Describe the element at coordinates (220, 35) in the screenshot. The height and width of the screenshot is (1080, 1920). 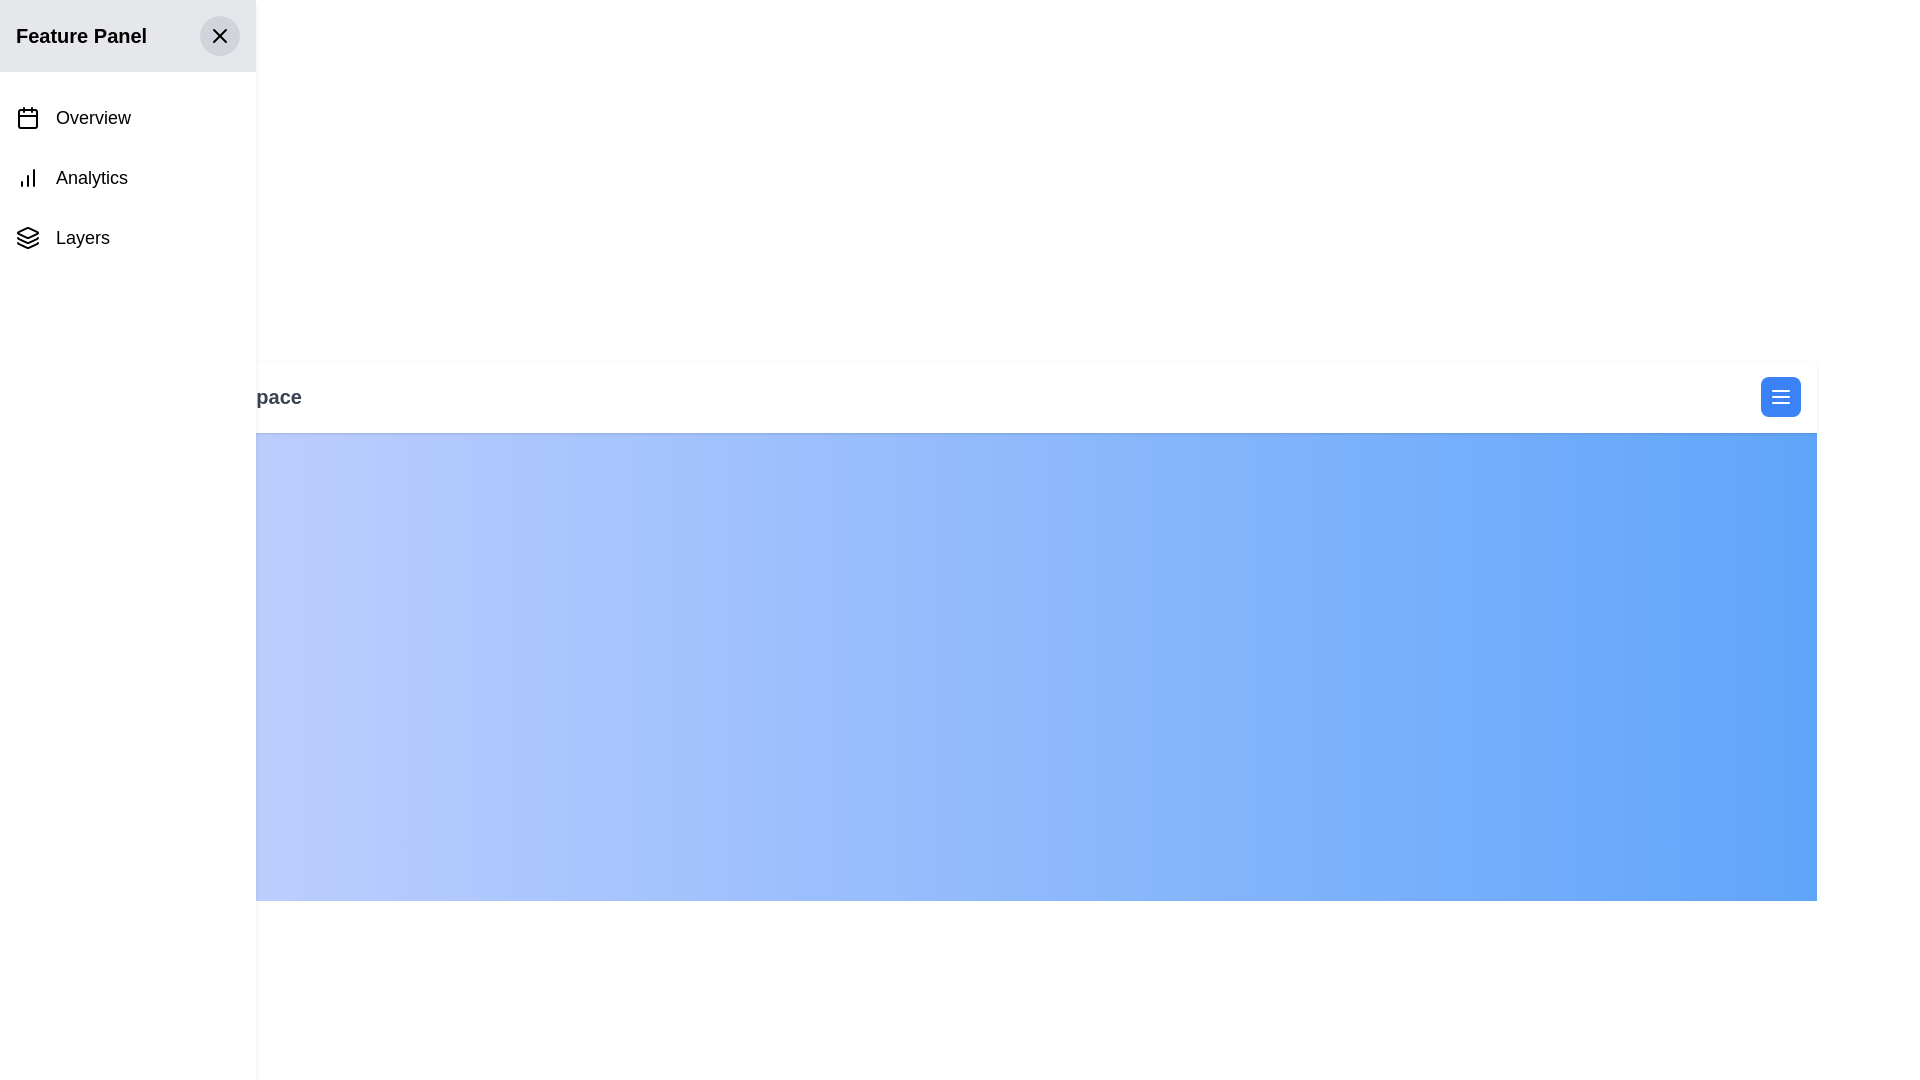
I see `the button located in the top-right corner of the 'Feature Panel' header, next to the 'Feature Panel' label` at that location.